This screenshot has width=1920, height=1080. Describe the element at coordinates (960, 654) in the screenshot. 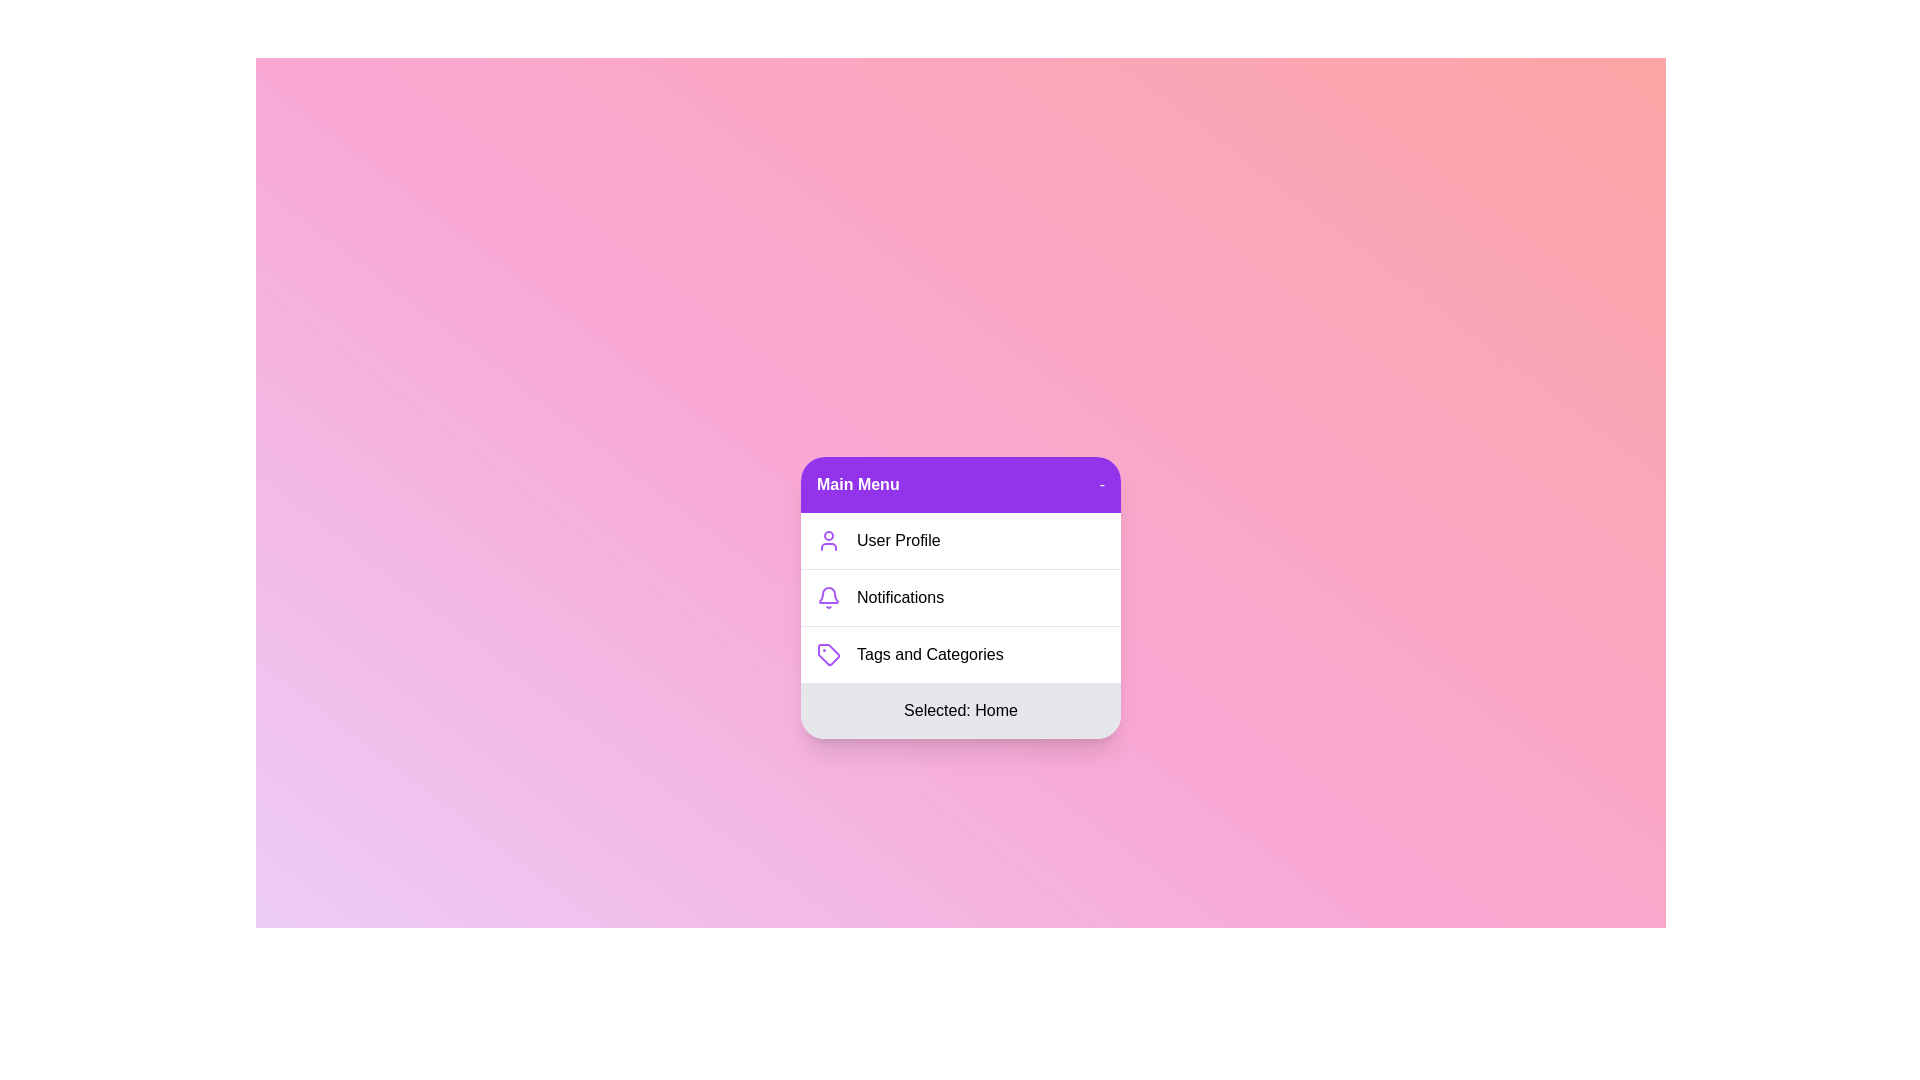

I see `the menu item Tags and Categories from the list` at that location.